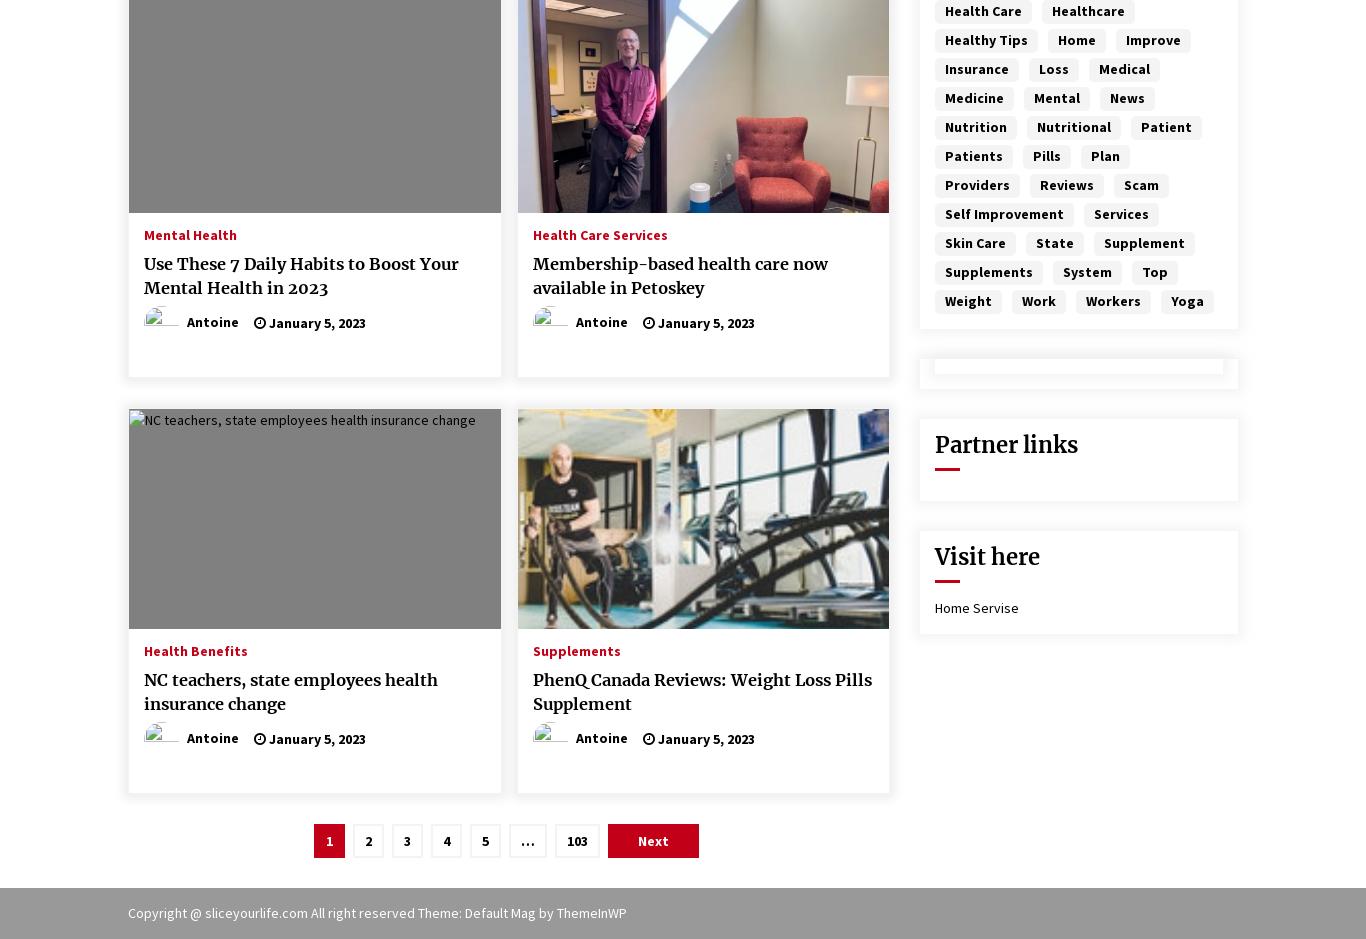  What do you see at coordinates (1153, 39) in the screenshot?
I see `'improve'` at bounding box center [1153, 39].